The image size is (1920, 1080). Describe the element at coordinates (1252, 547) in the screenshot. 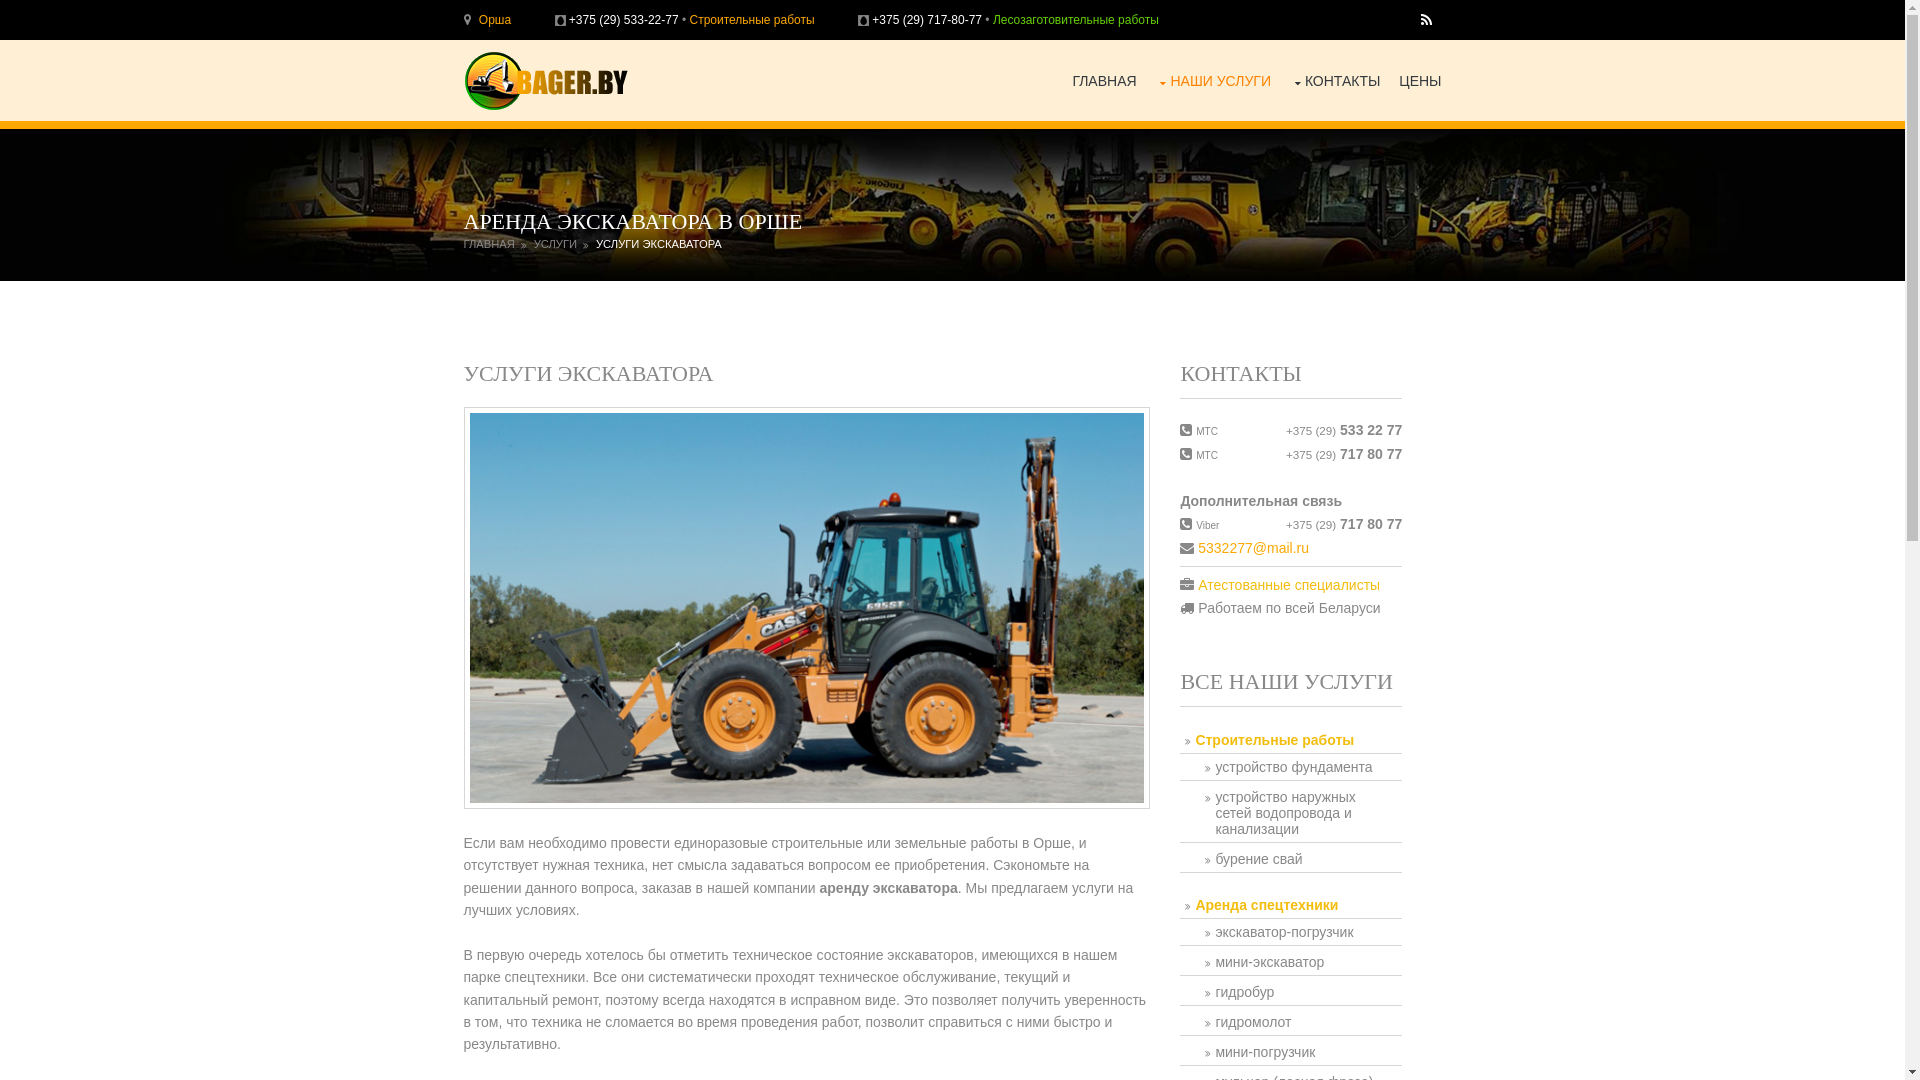

I see `'5332277@mail.ru'` at that location.